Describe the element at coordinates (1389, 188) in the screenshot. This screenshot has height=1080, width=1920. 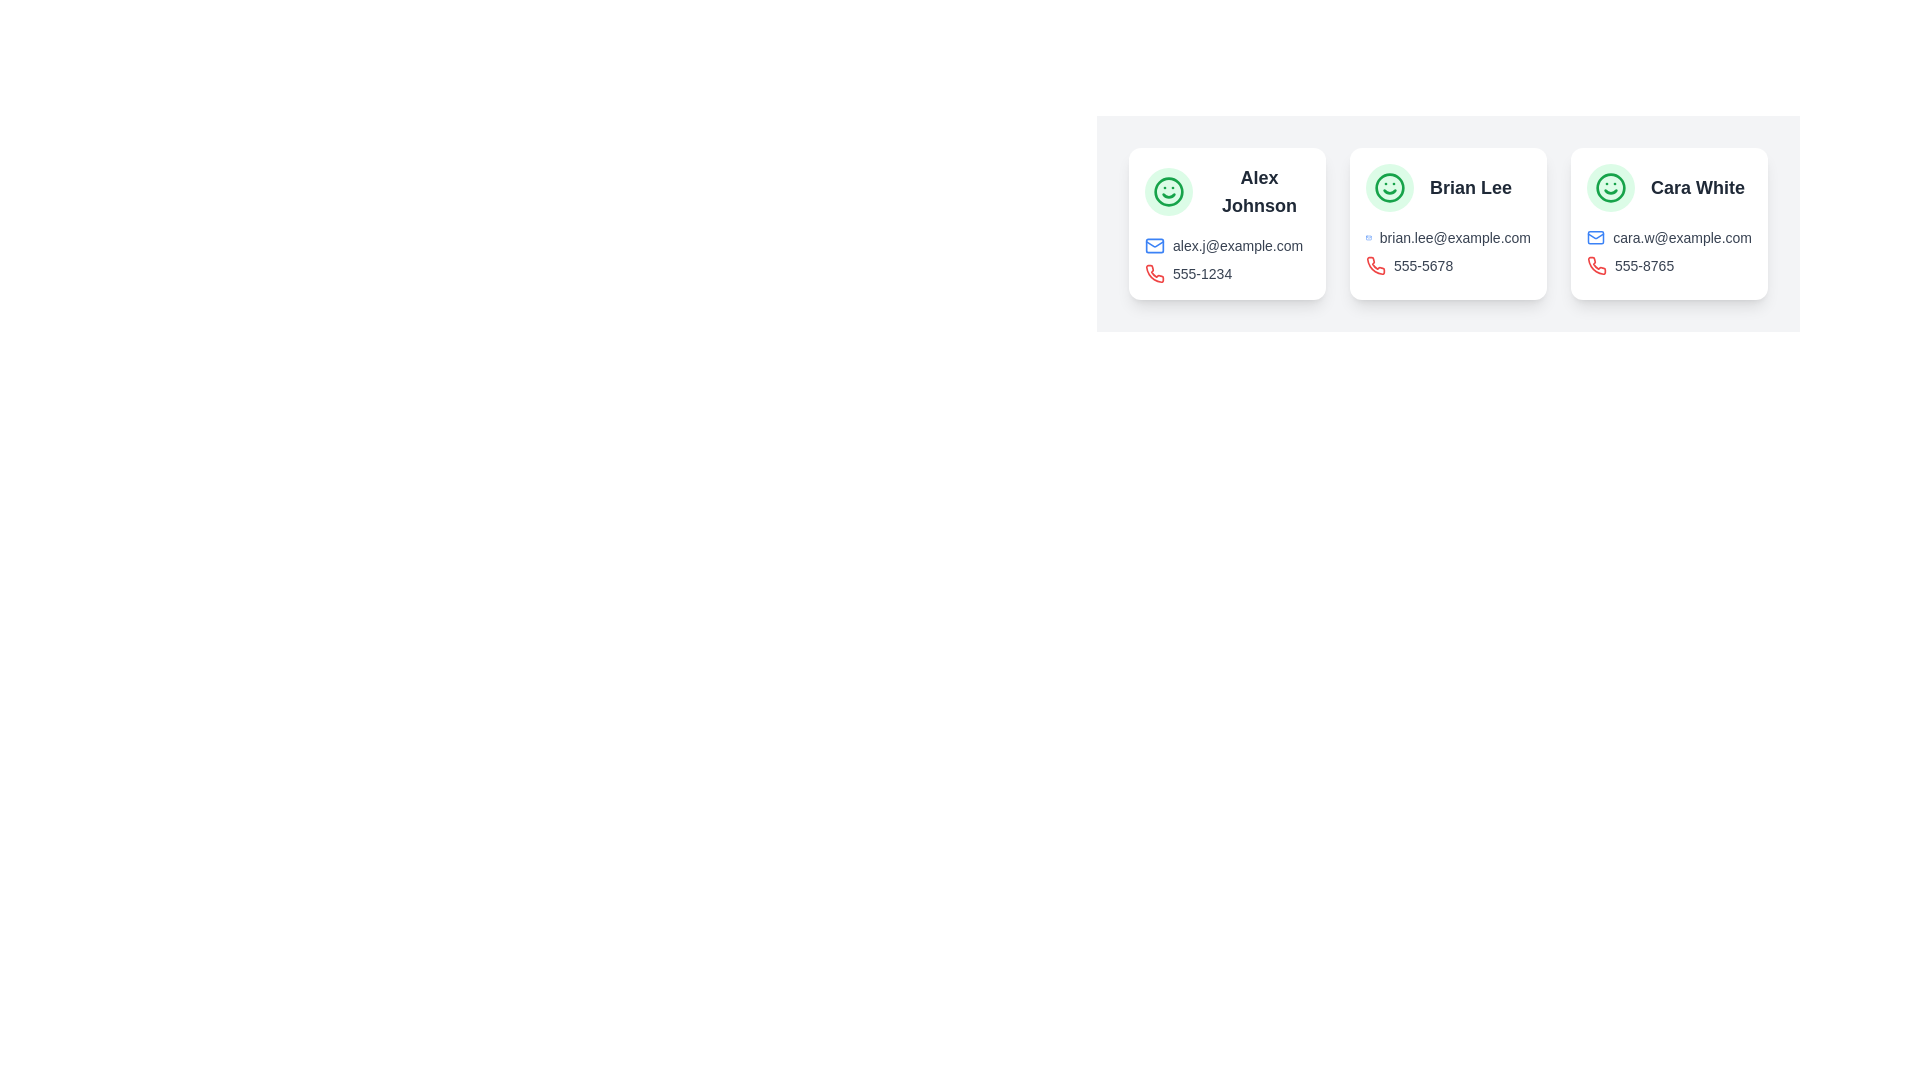
I see `the graphical icon located at the top-left corner of the card labeled 'Cara White', which signifies a persona's profile` at that location.